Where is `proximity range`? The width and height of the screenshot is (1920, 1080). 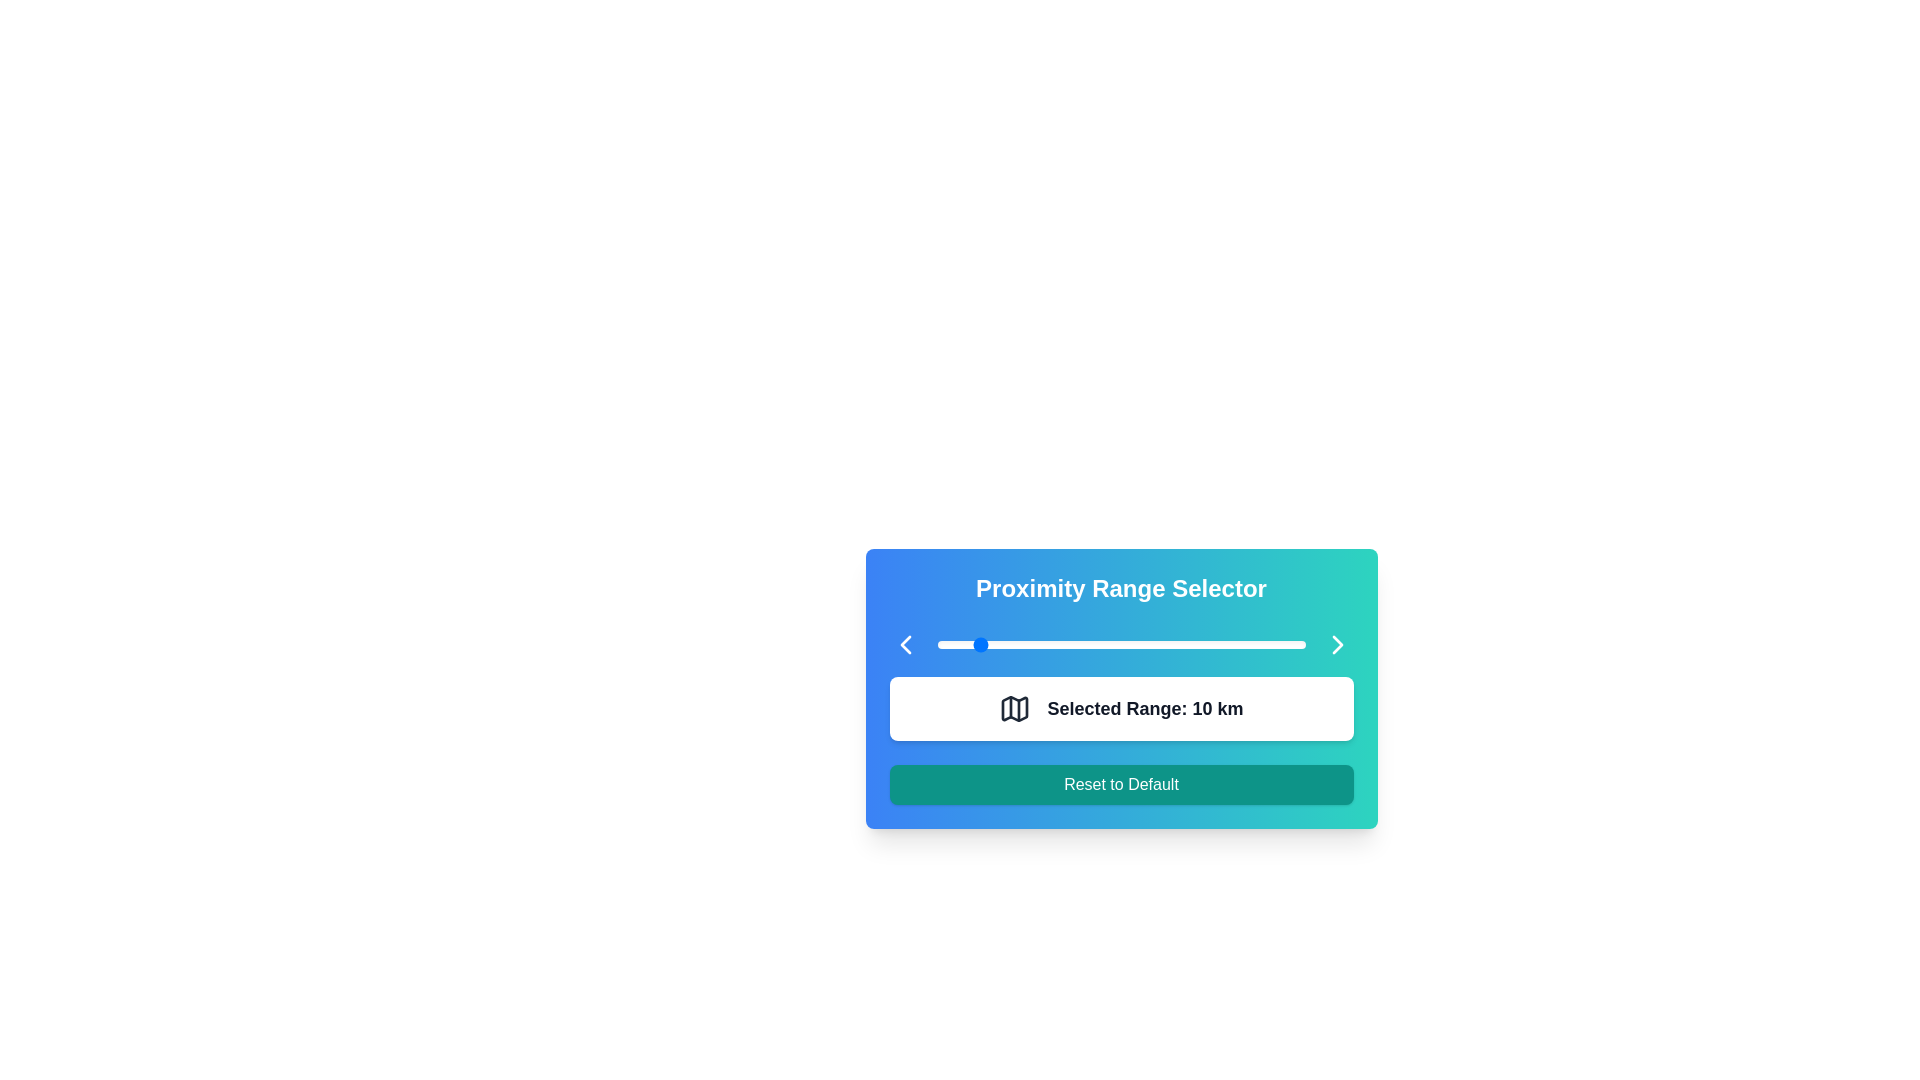
proximity range is located at coordinates (1116, 644).